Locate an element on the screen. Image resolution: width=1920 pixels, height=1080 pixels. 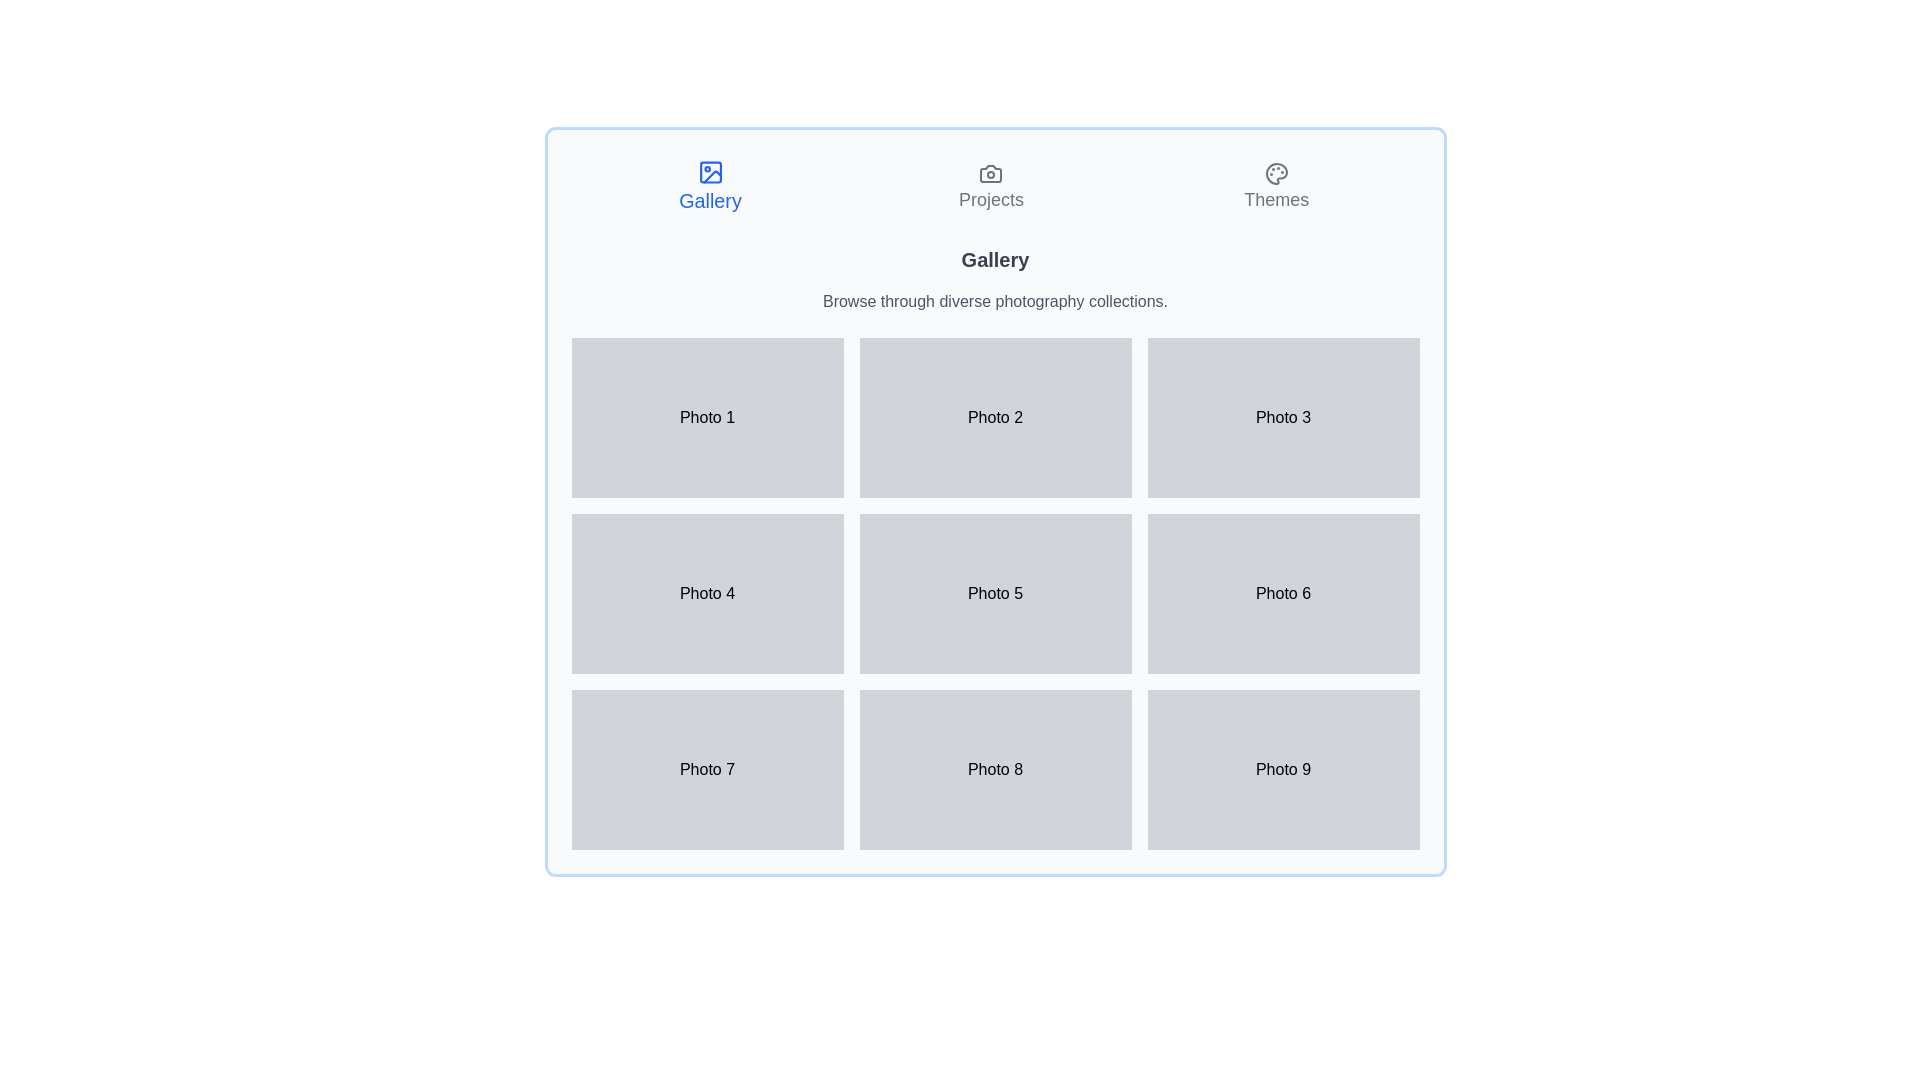
the 'Themes' text label in the top navigation bar is located at coordinates (1275, 200).